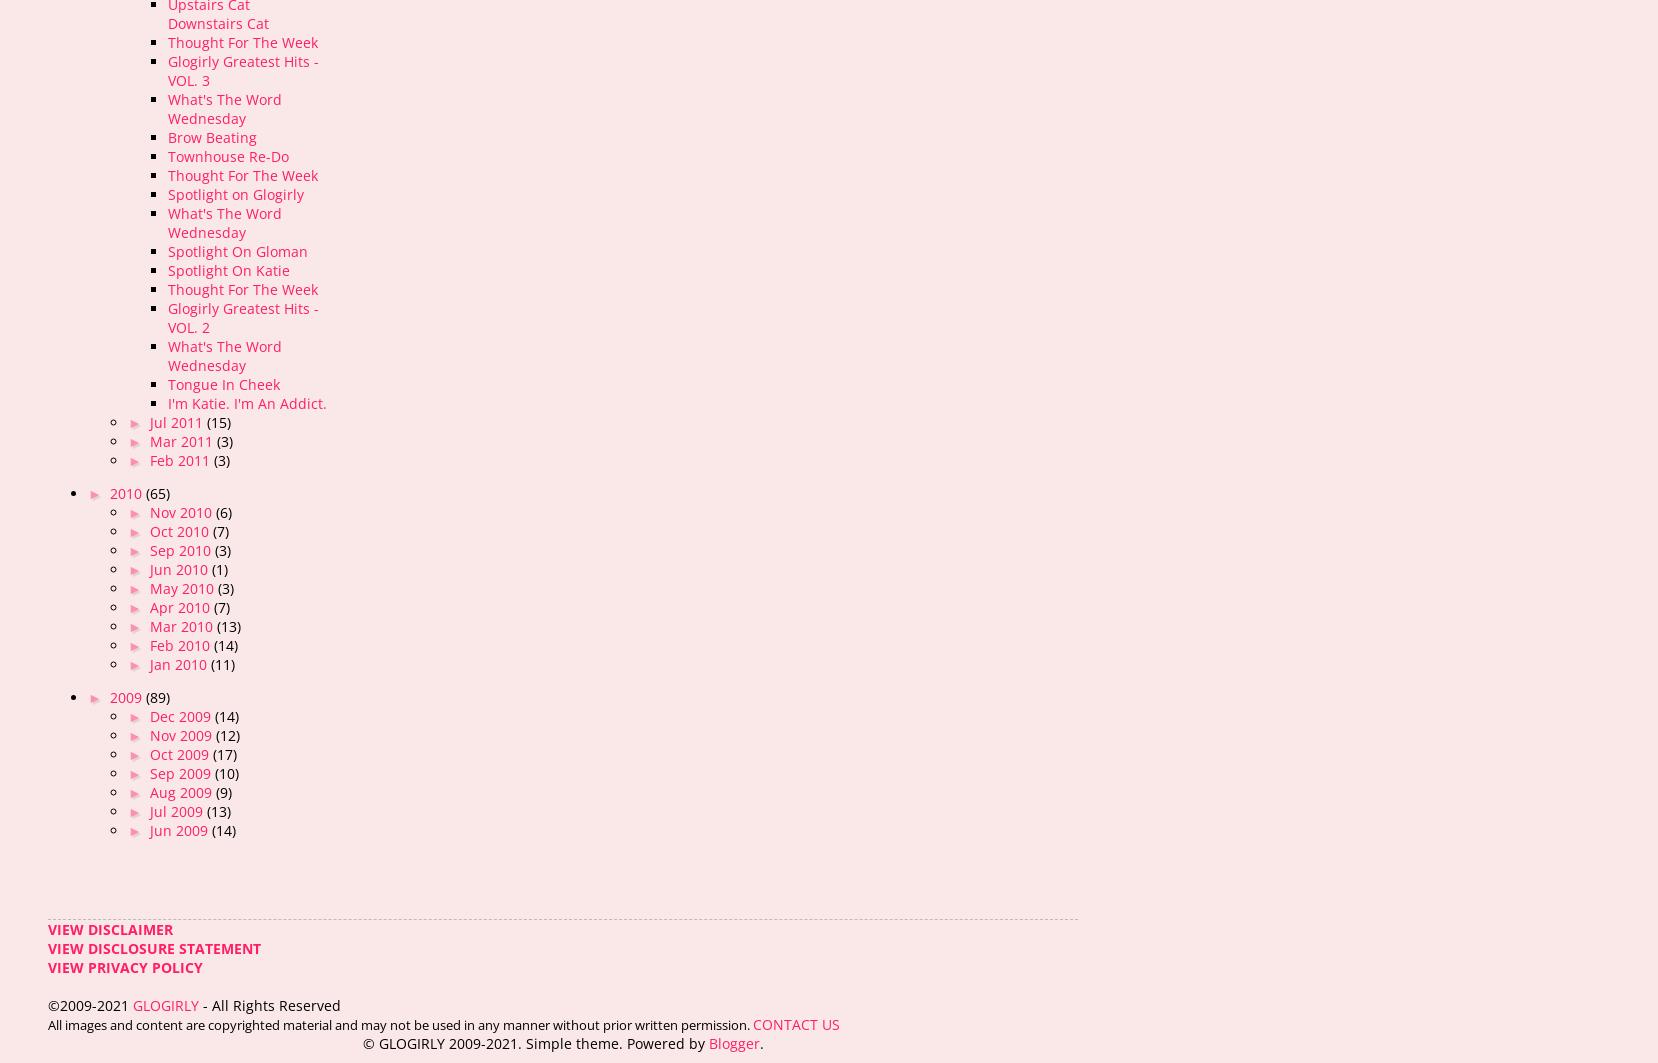 Image resolution: width=1658 pixels, height=1063 pixels. Describe the element at coordinates (182, 791) in the screenshot. I see `'Aug 2009'` at that location.